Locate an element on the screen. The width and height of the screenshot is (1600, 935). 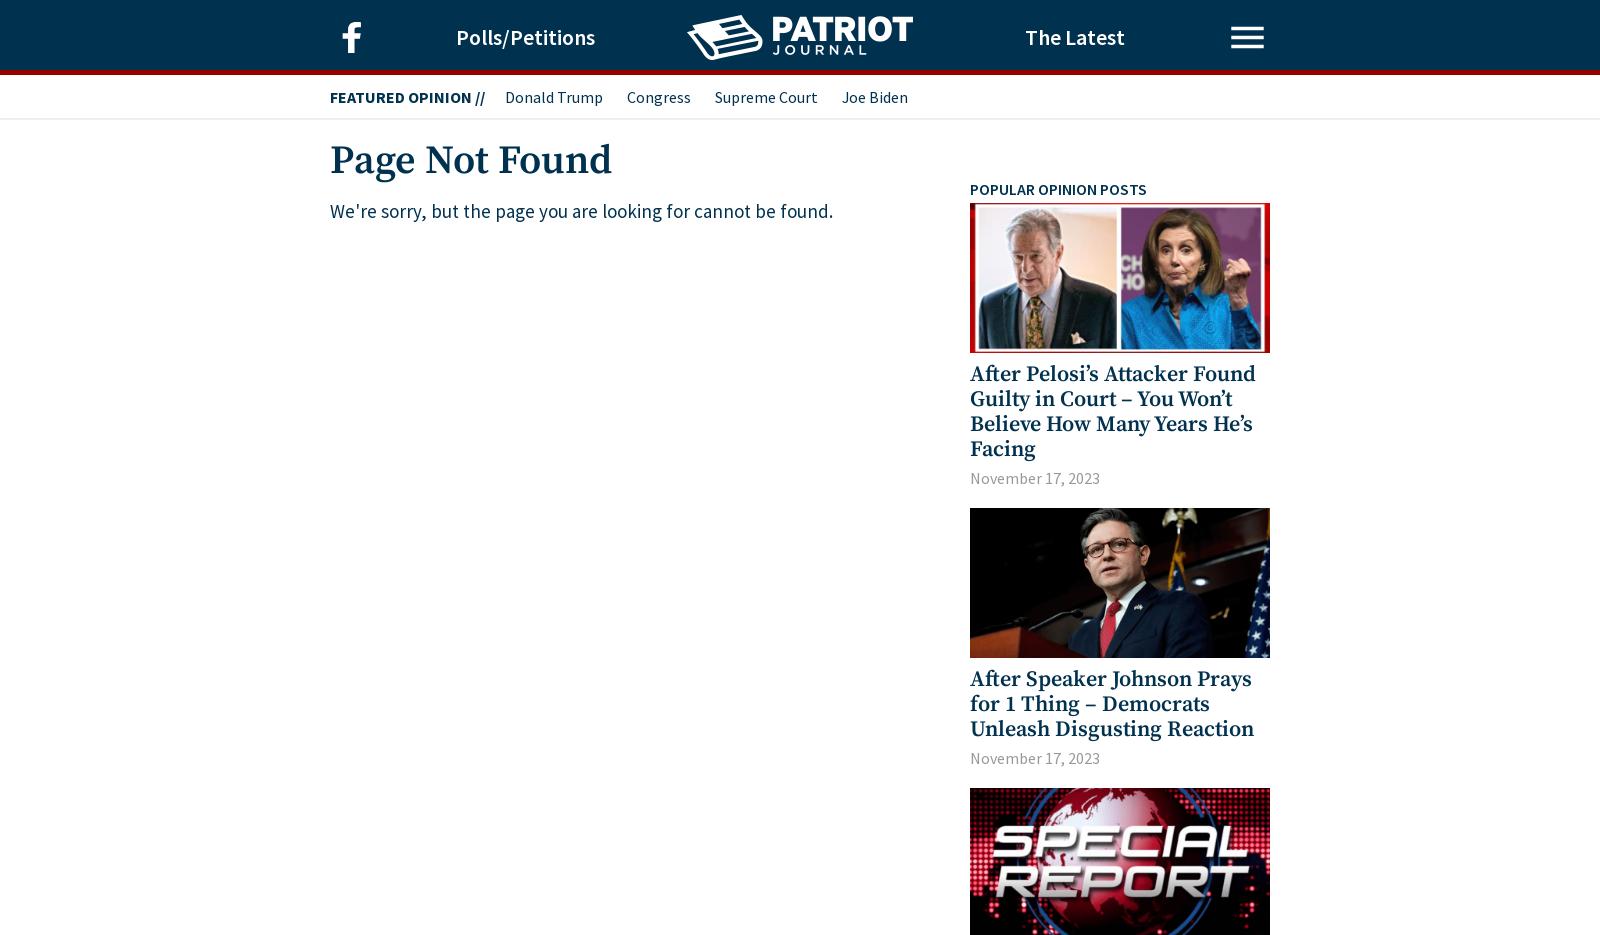
'Featured Opinion //' is located at coordinates (406, 95).